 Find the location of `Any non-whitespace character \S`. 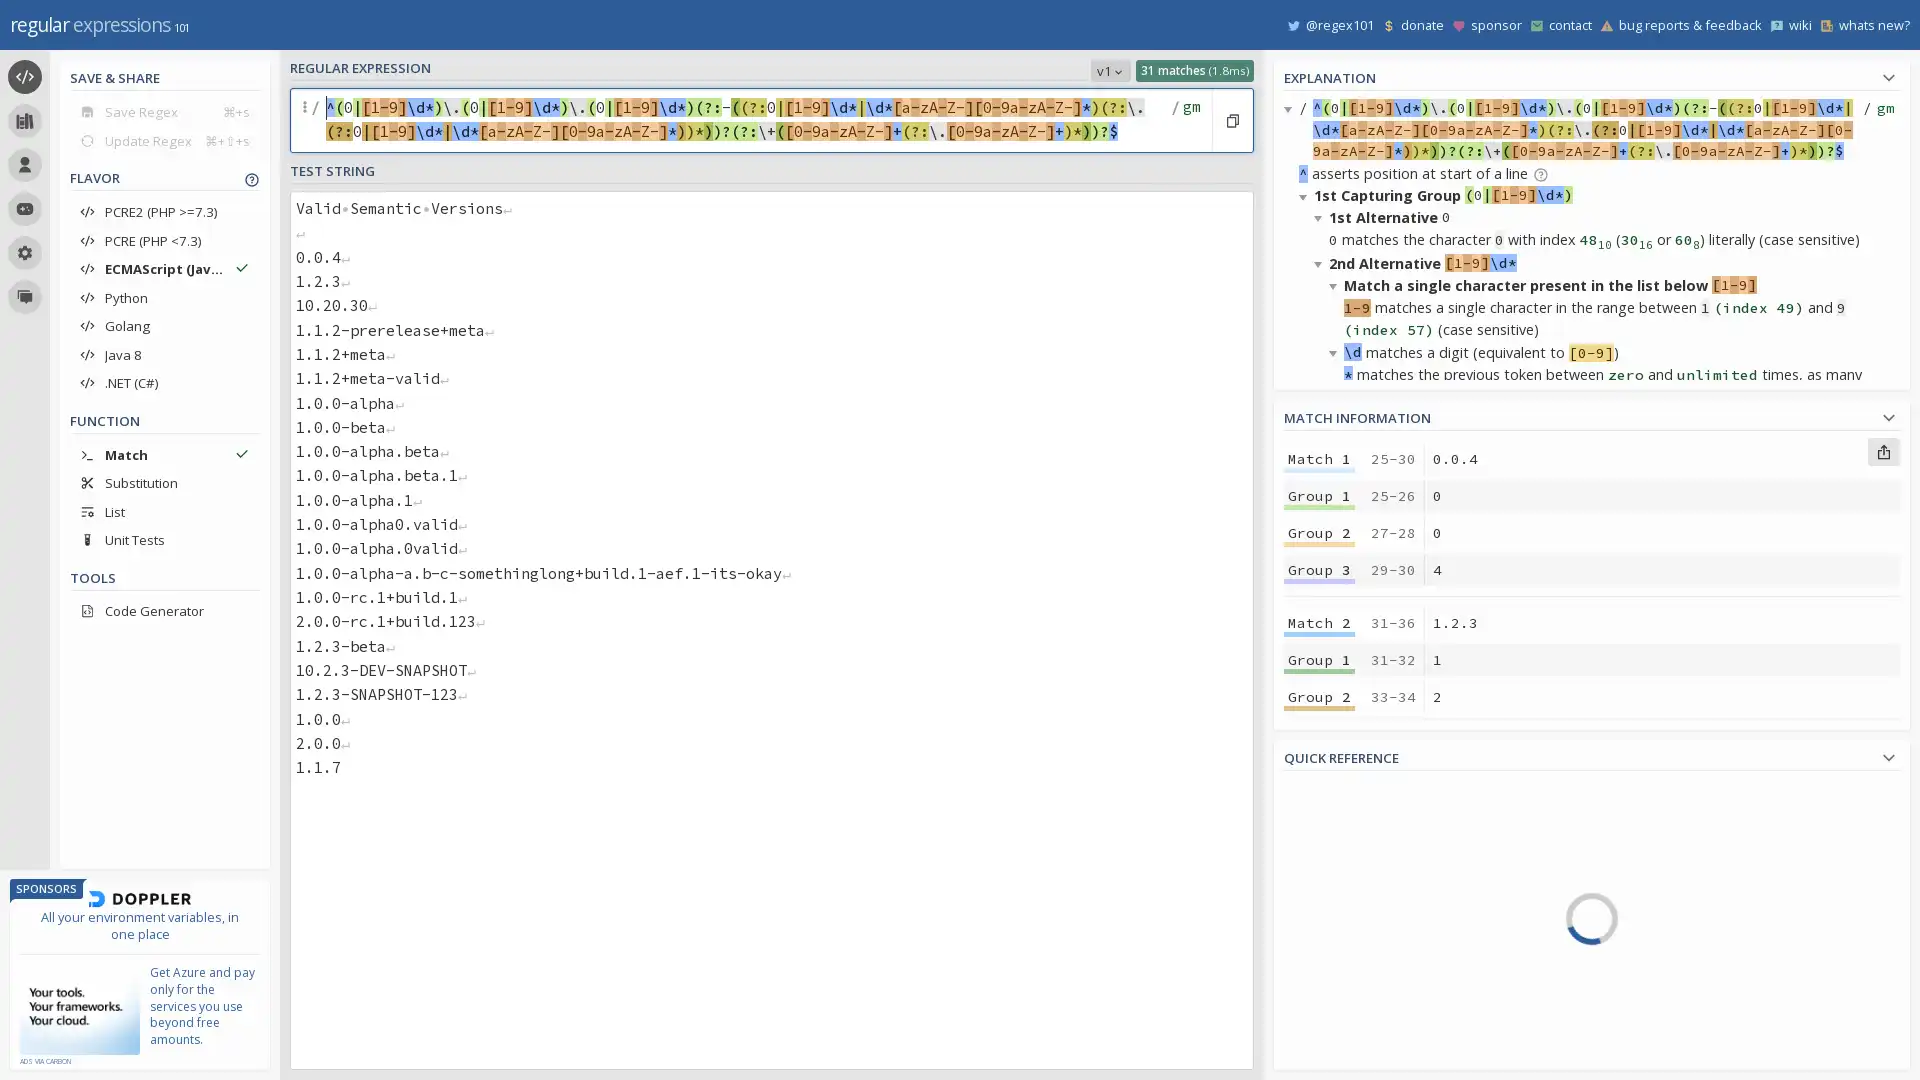

Any non-whitespace character \S is located at coordinates (1691, 1019).